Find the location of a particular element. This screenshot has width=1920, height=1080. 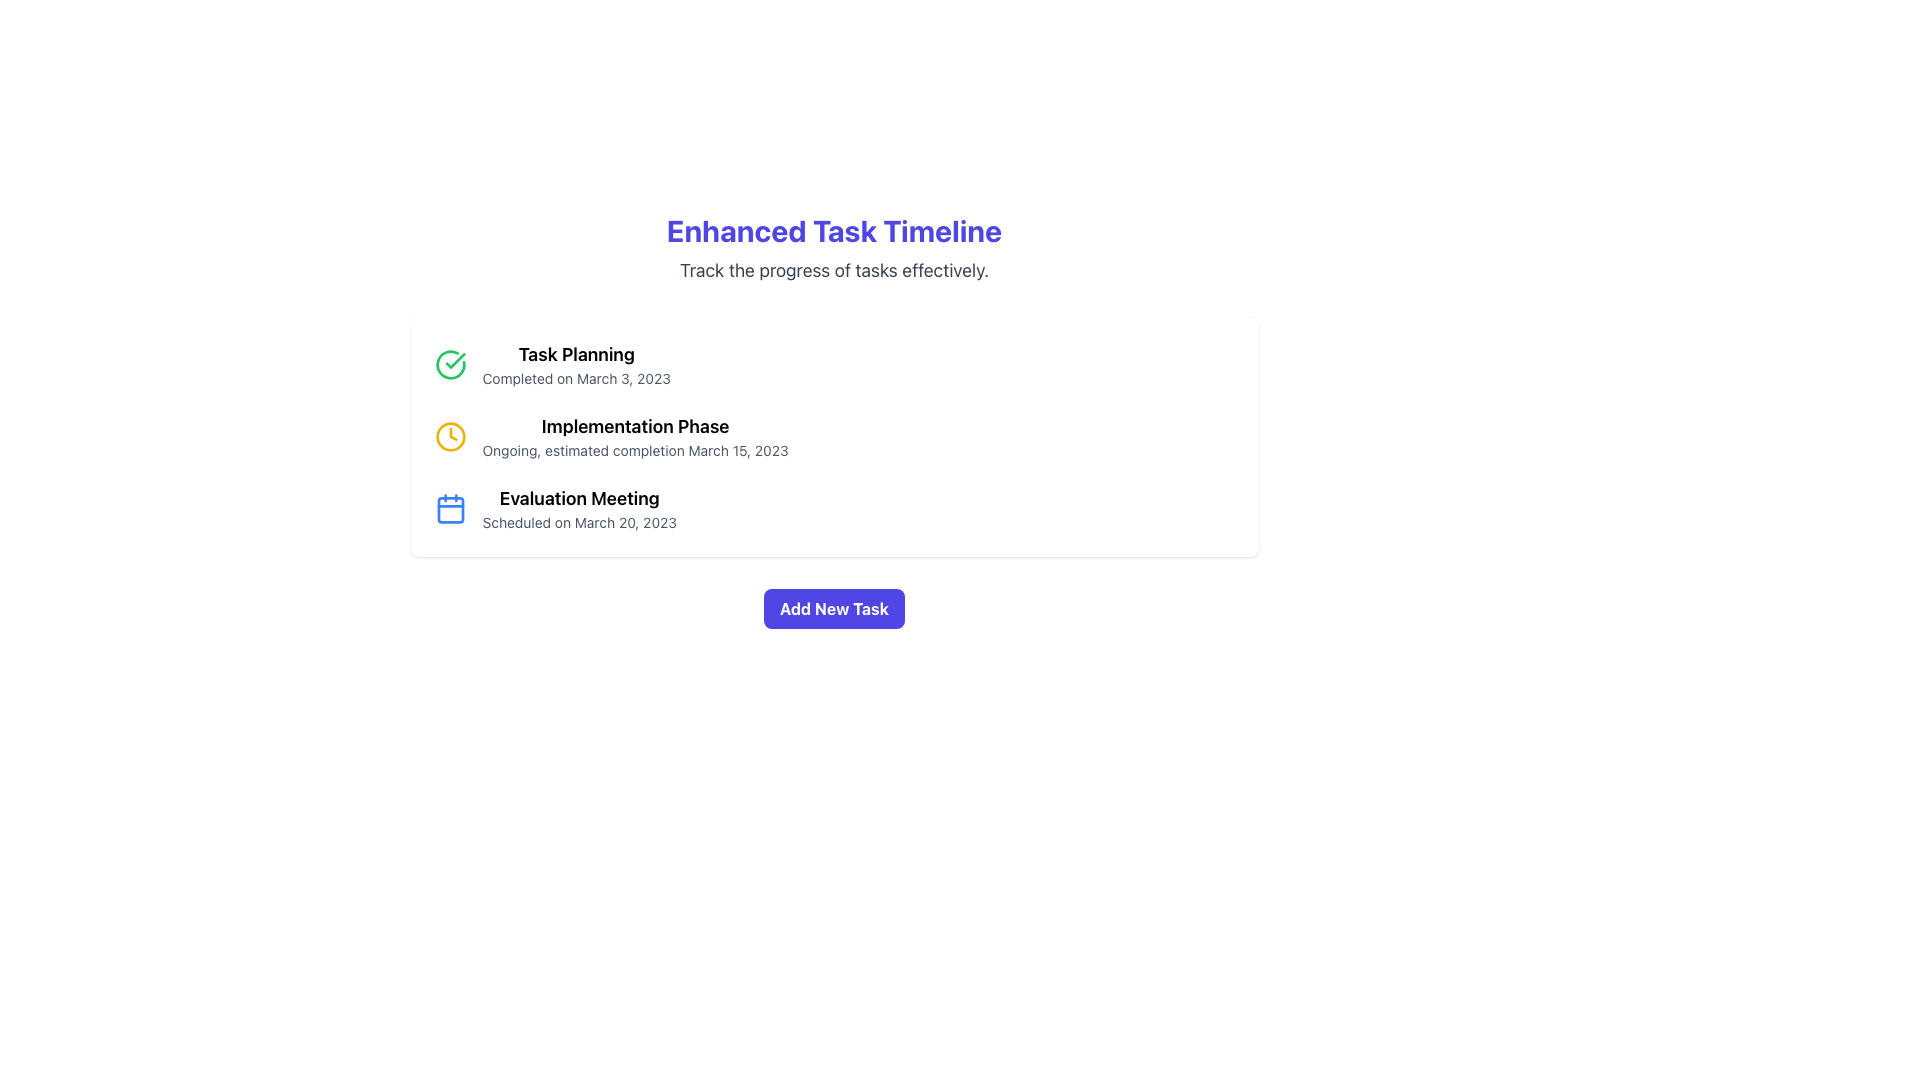

the circular icon with a green border and a check mark inside, which is associated with the first task in the 'Task Planning' section is located at coordinates (449, 365).